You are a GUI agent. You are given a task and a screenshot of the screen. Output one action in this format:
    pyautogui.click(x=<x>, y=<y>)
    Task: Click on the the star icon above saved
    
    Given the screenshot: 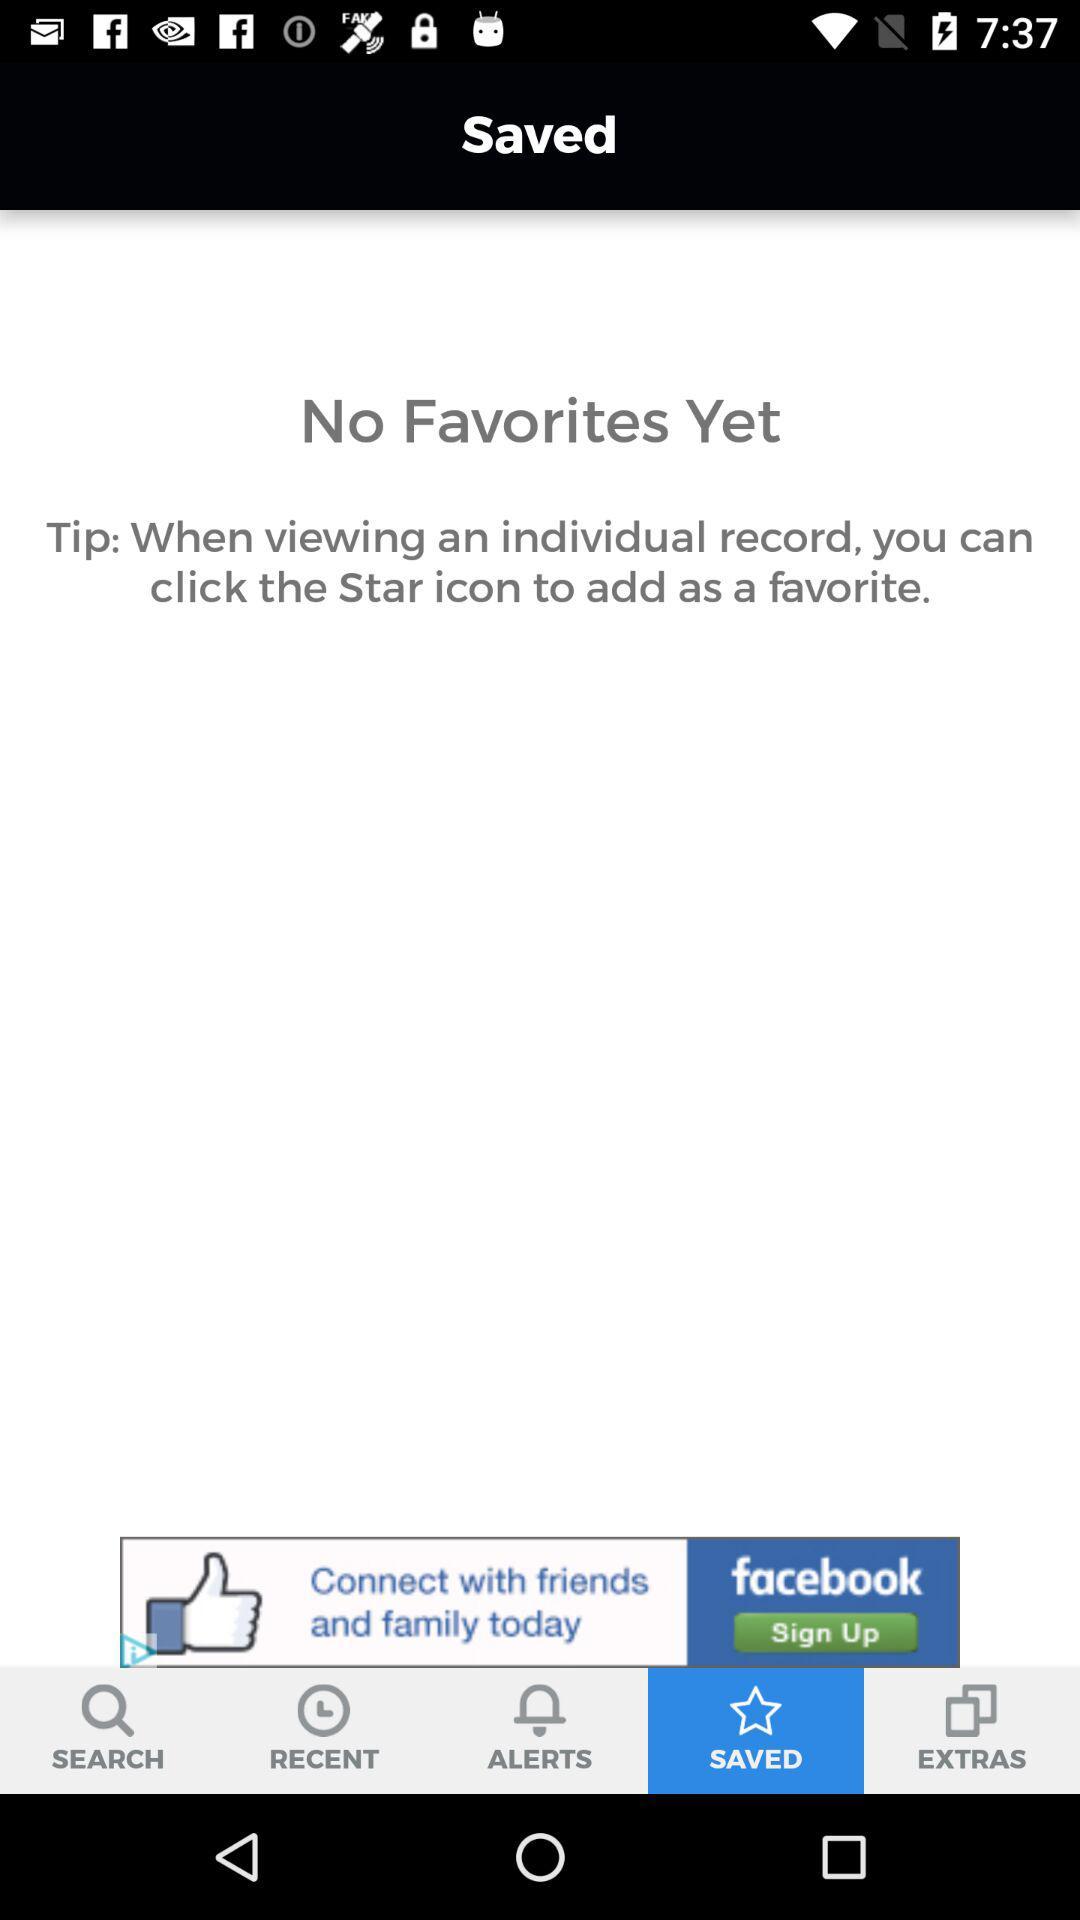 What is the action you would take?
    pyautogui.click(x=756, y=1709)
    